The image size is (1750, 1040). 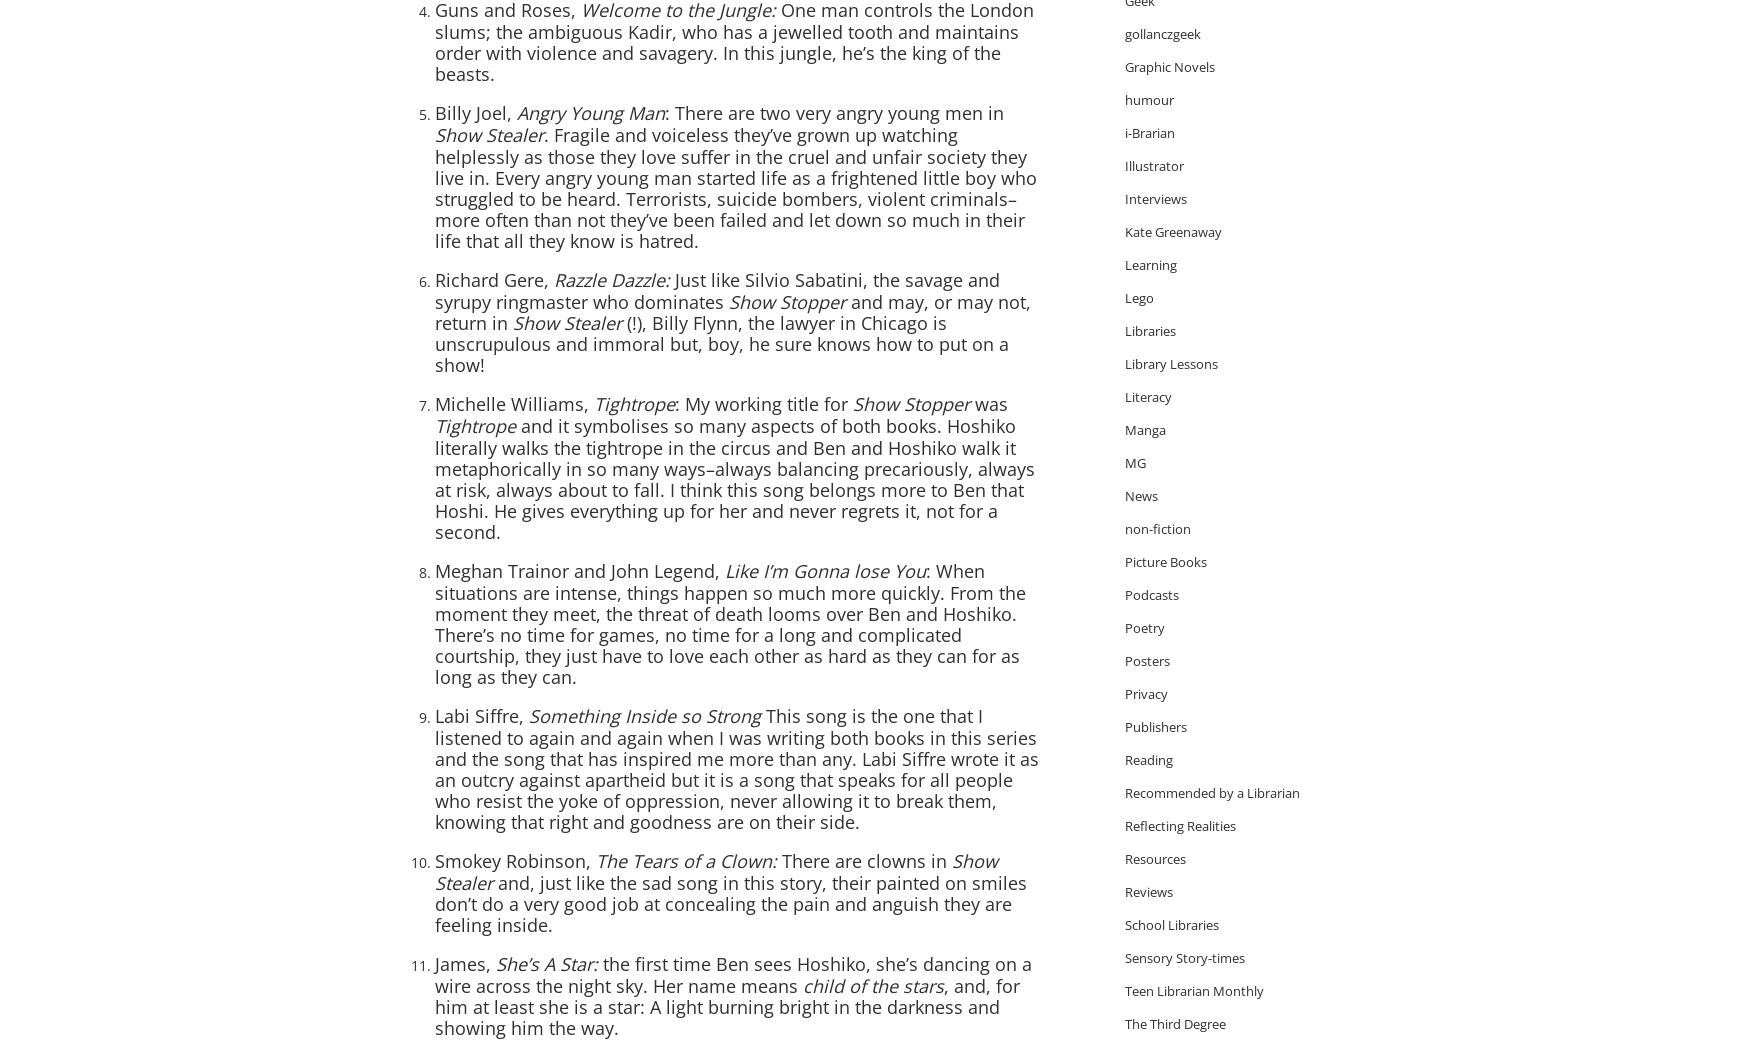 What do you see at coordinates (528, 716) in the screenshot?
I see `'Something Inside so Strong'` at bounding box center [528, 716].